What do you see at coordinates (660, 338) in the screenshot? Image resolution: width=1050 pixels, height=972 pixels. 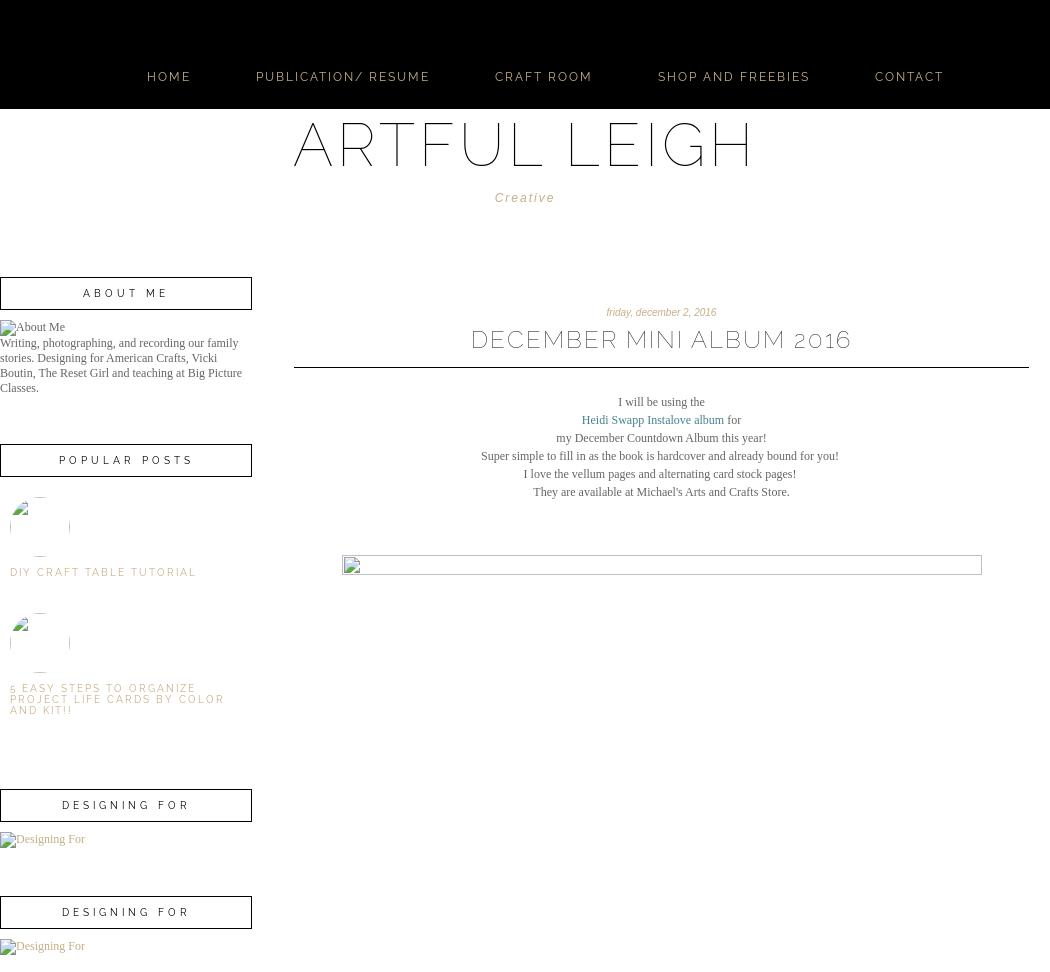 I see `'DECEMBER Mini Album 2016'` at bounding box center [660, 338].